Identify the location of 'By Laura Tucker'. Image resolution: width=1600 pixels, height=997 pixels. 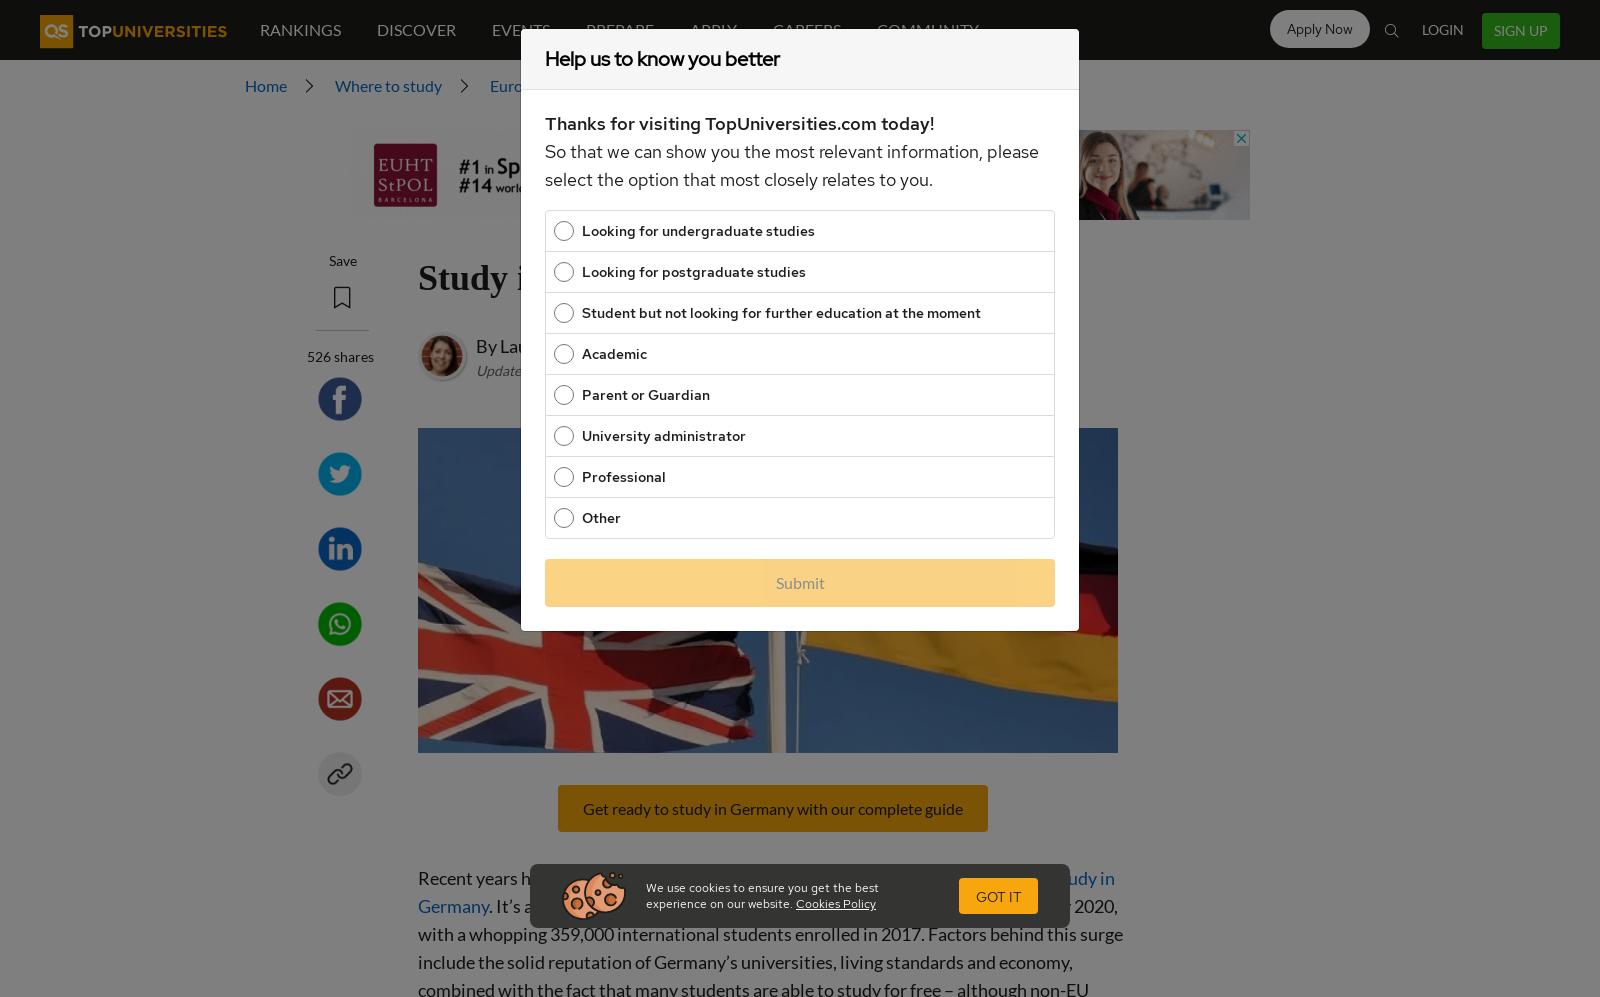
(536, 344).